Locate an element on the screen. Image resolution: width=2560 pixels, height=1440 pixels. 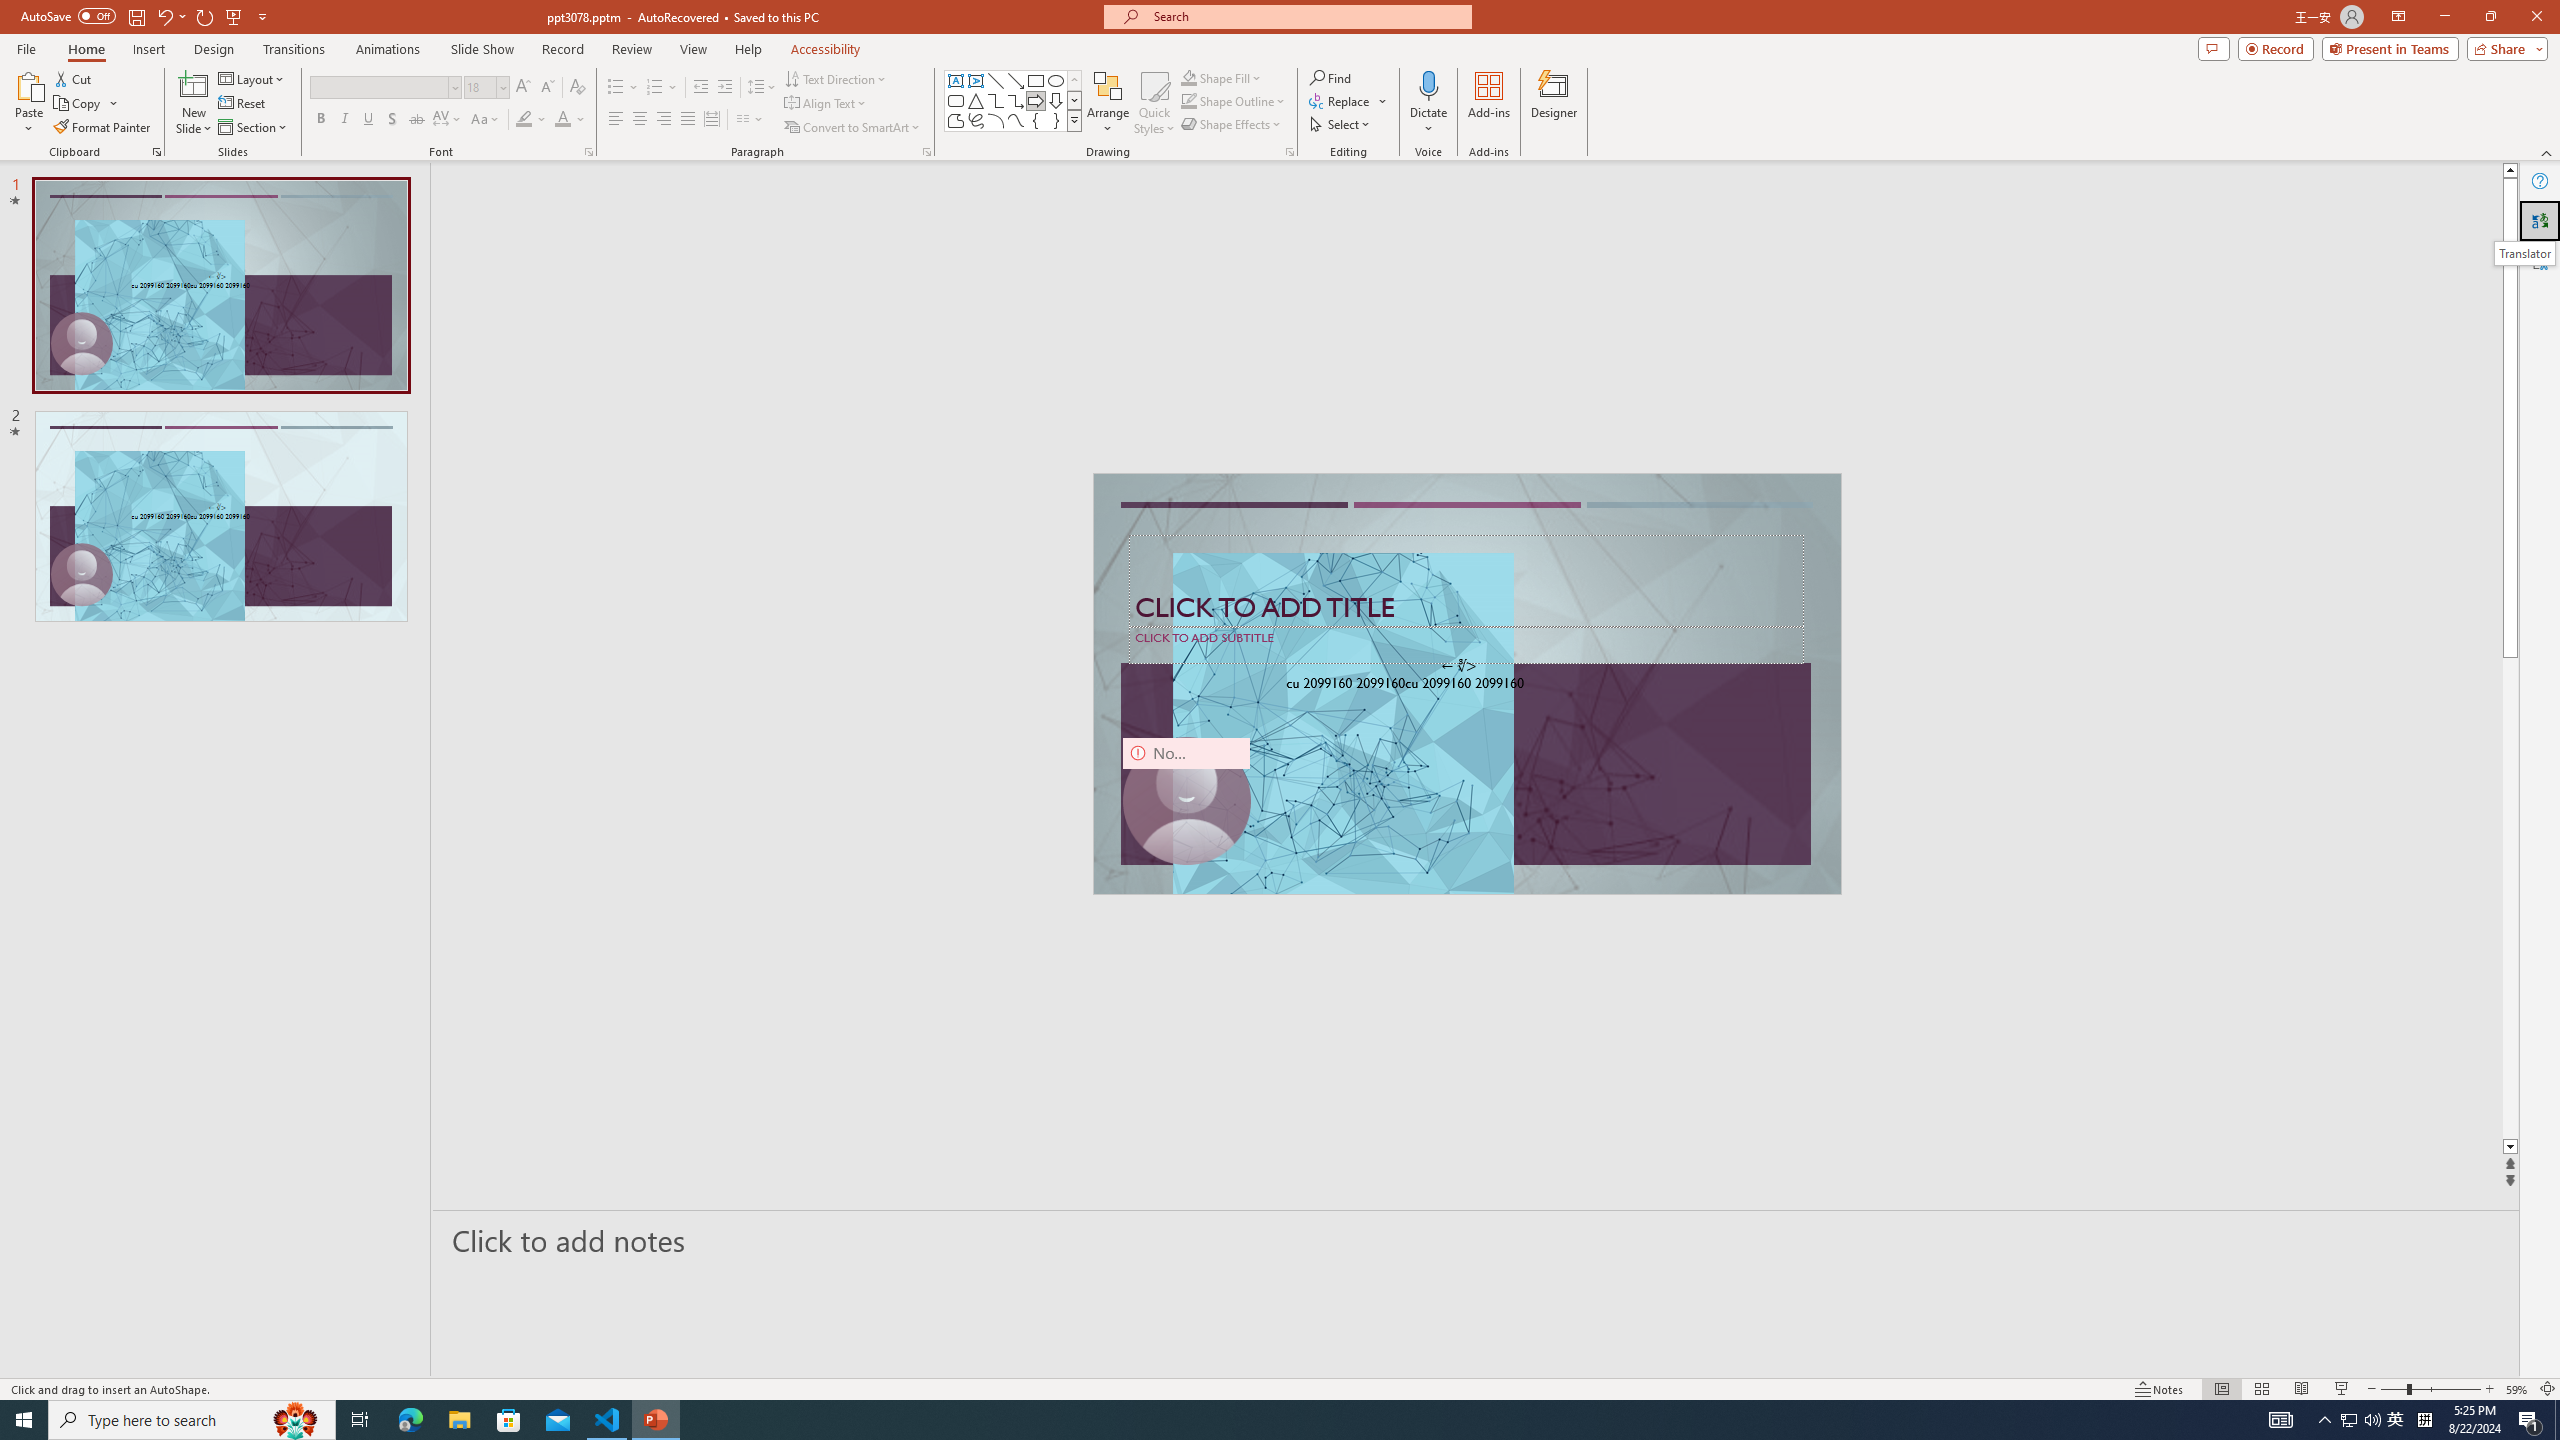
'Camera 9, No camera detected.' is located at coordinates (1186, 800).